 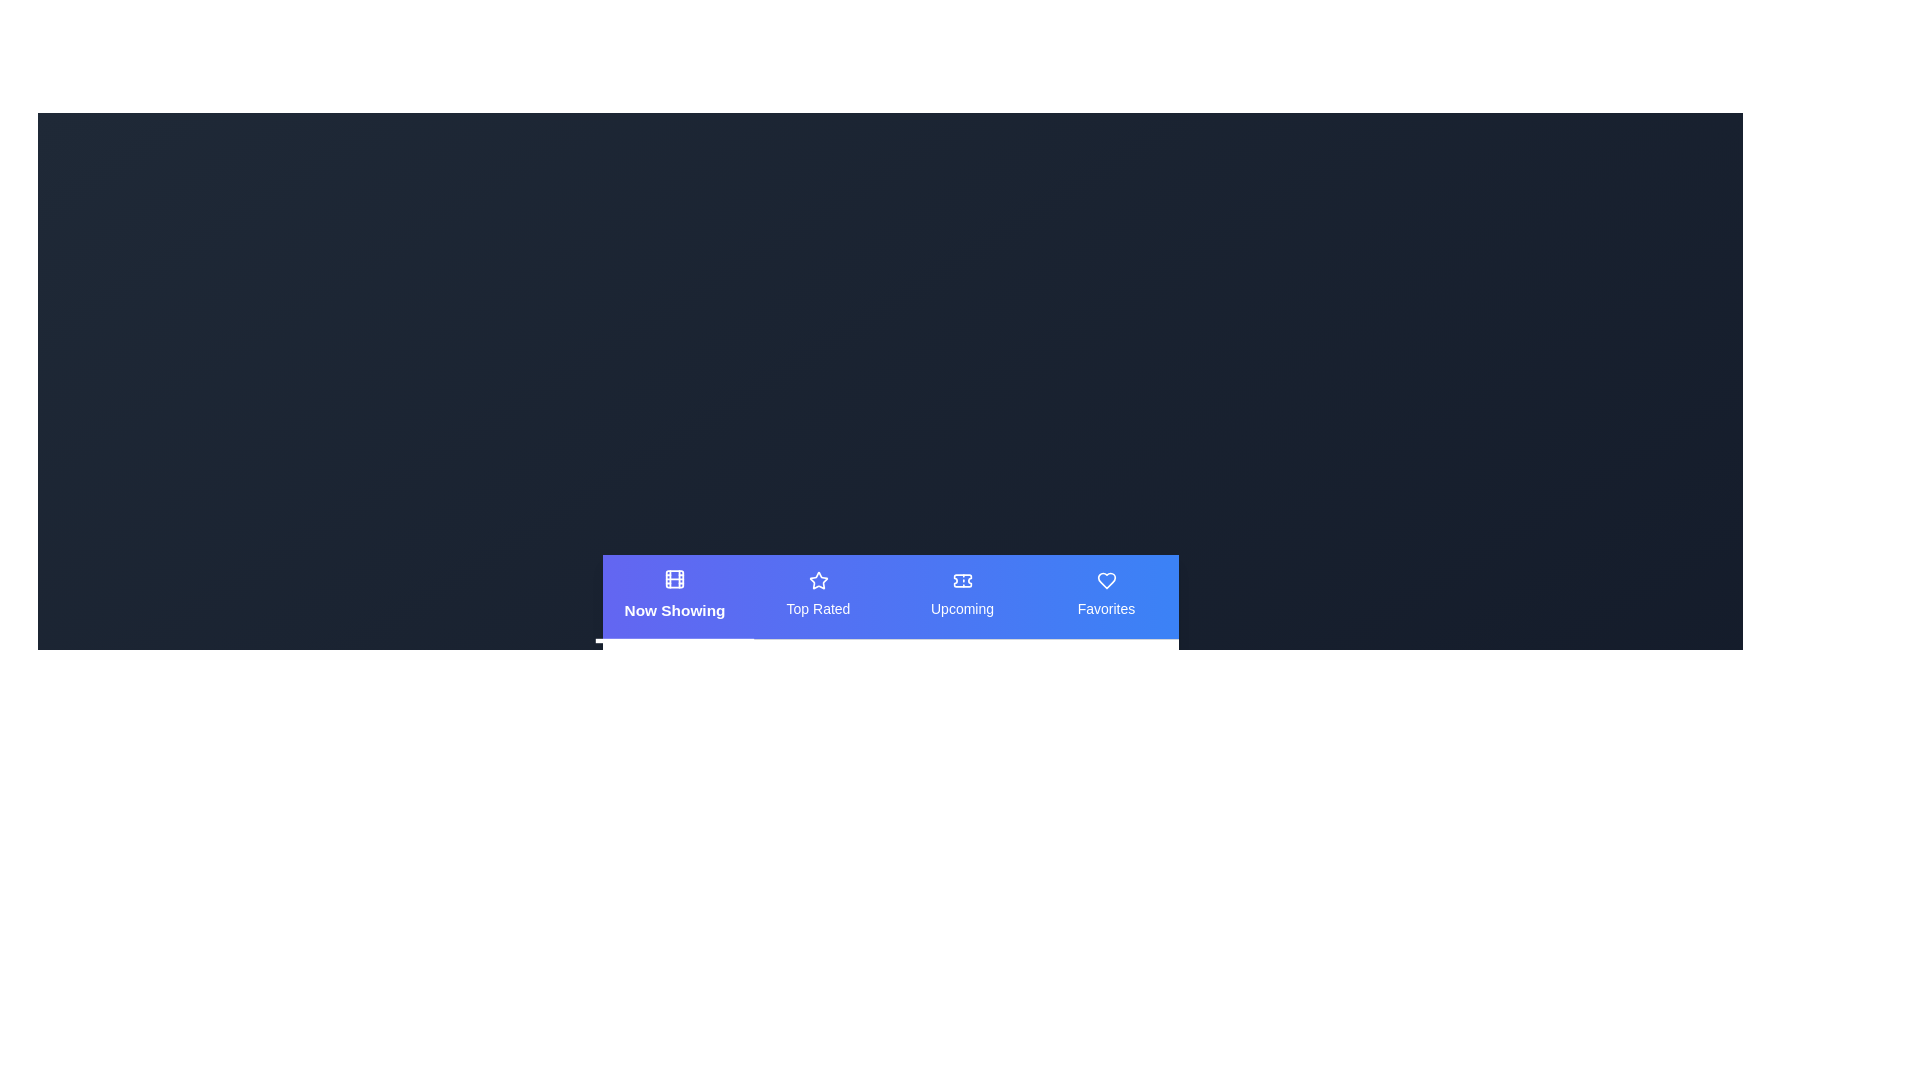 What do you see at coordinates (674, 595) in the screenshot?
I see `the 'Now Showing' button with a film icon above the text` at bounding box center [674, 595].